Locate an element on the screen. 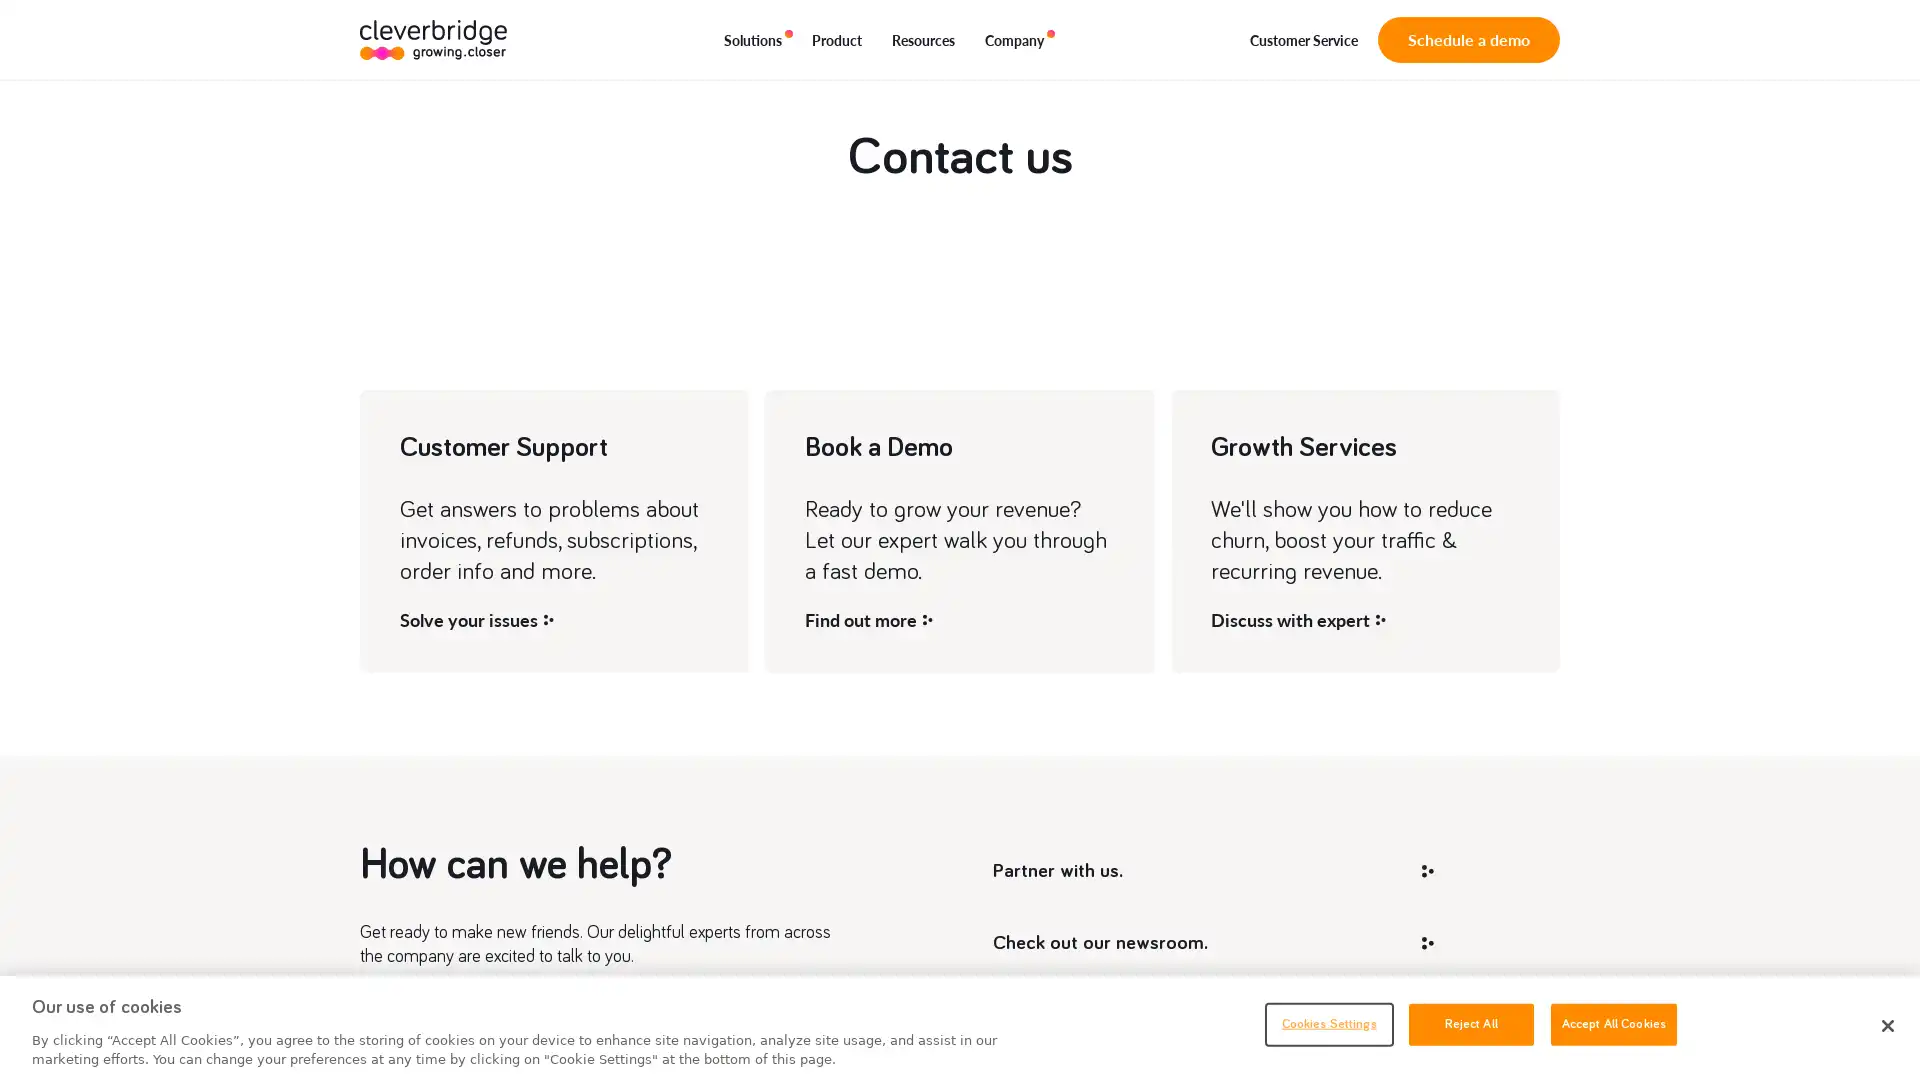 The width and height of the screenshot is (1920, 1080). Accept All Cookies is located at coordinates (1613, 1023).